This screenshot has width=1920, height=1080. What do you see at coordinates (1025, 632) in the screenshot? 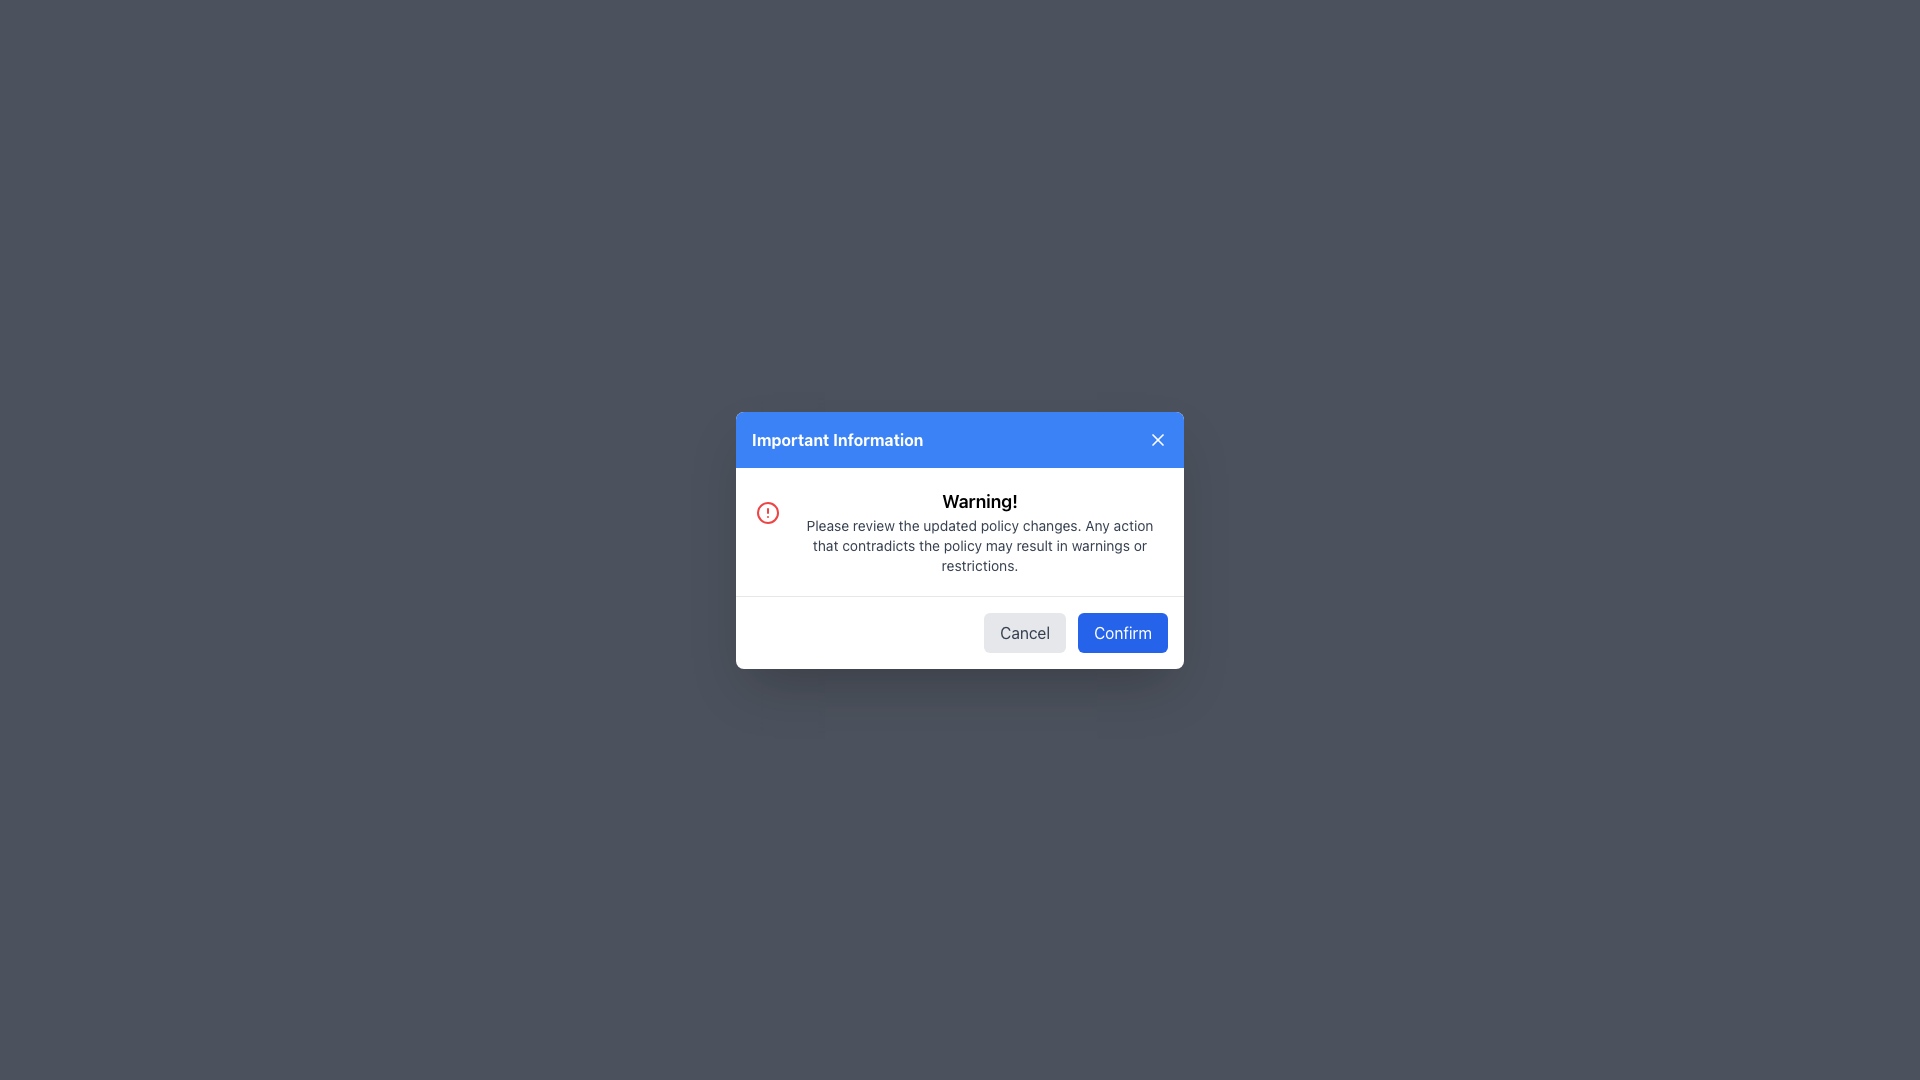
I see `the 'Cancel' button located in the bottom-right section of the dialog box, which is to the left of the blue 'Confirm' button` at bounding box center [1025, 632].